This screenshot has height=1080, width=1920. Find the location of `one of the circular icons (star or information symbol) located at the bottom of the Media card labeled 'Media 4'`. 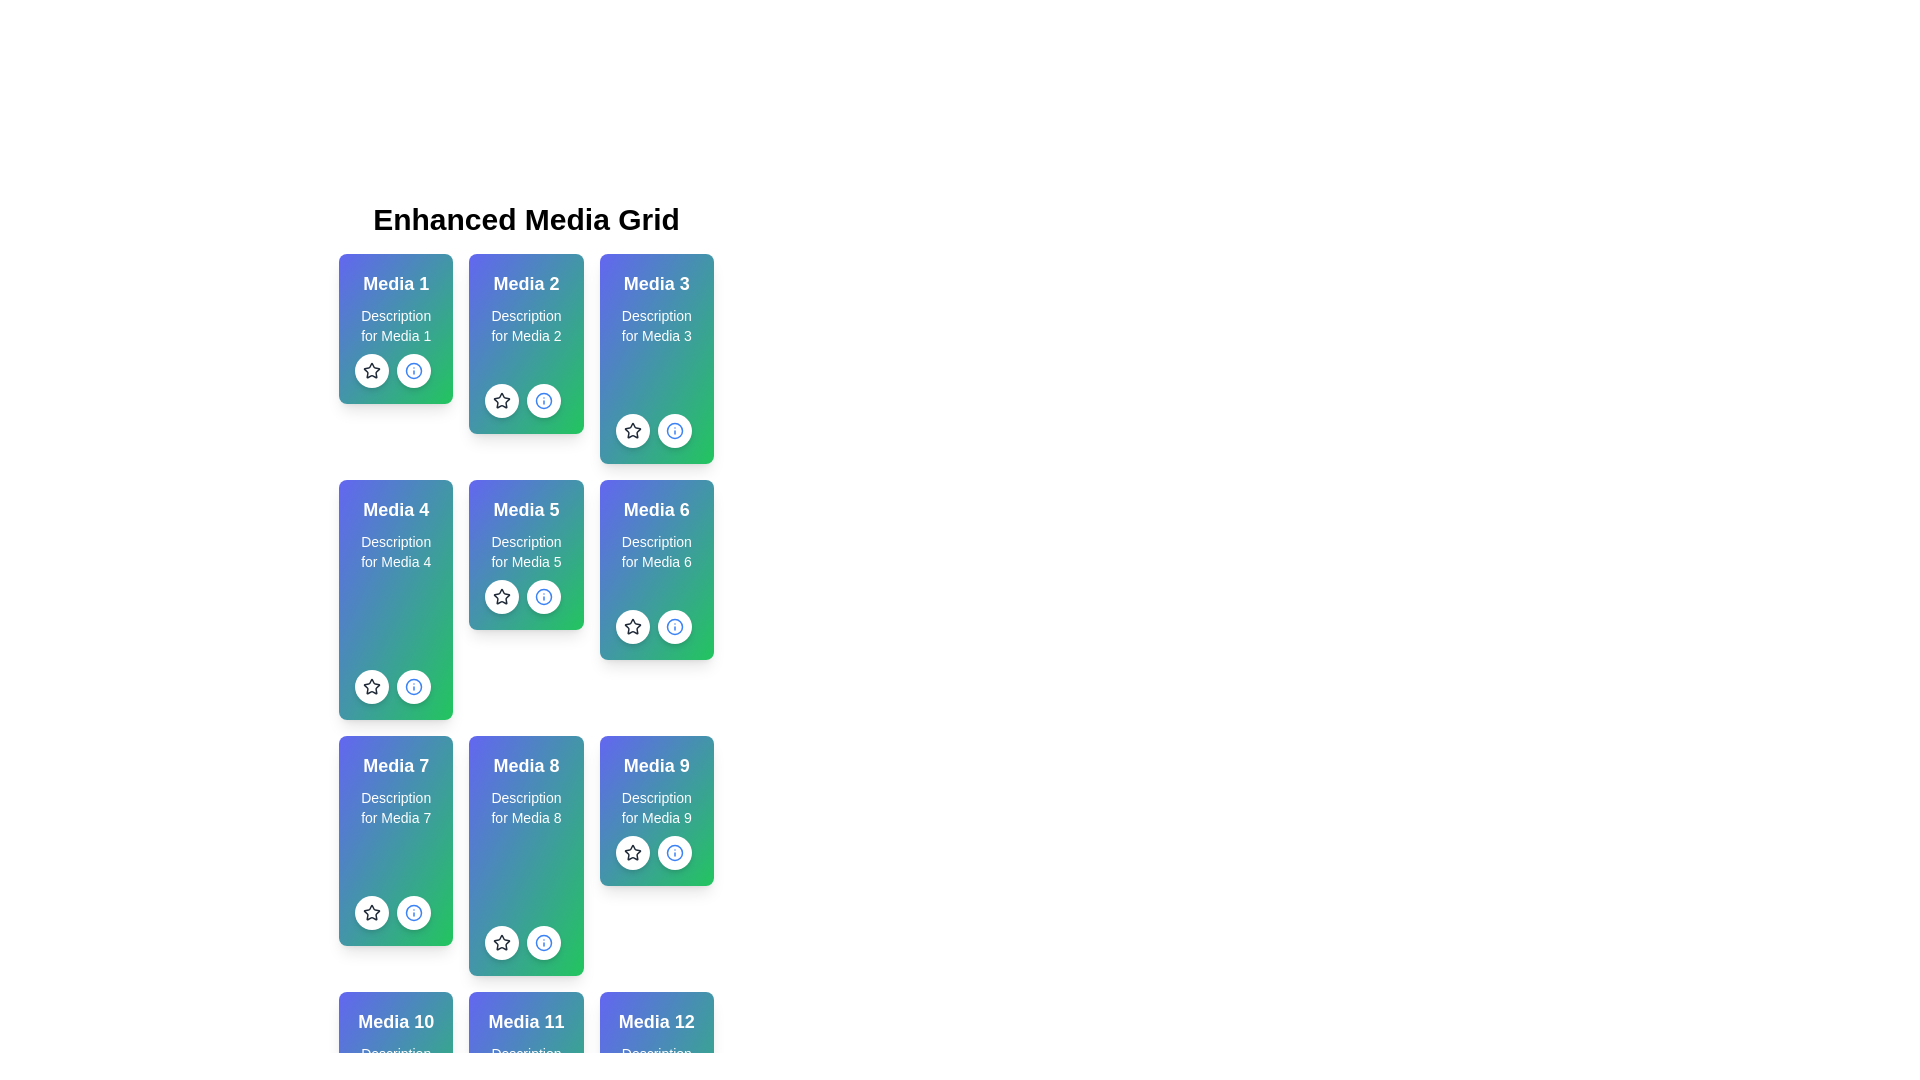

one of the circular icons (star or information symbol) located at the bottom of the Media card labeled 'Media 4' is located at coordinates (396, 599).